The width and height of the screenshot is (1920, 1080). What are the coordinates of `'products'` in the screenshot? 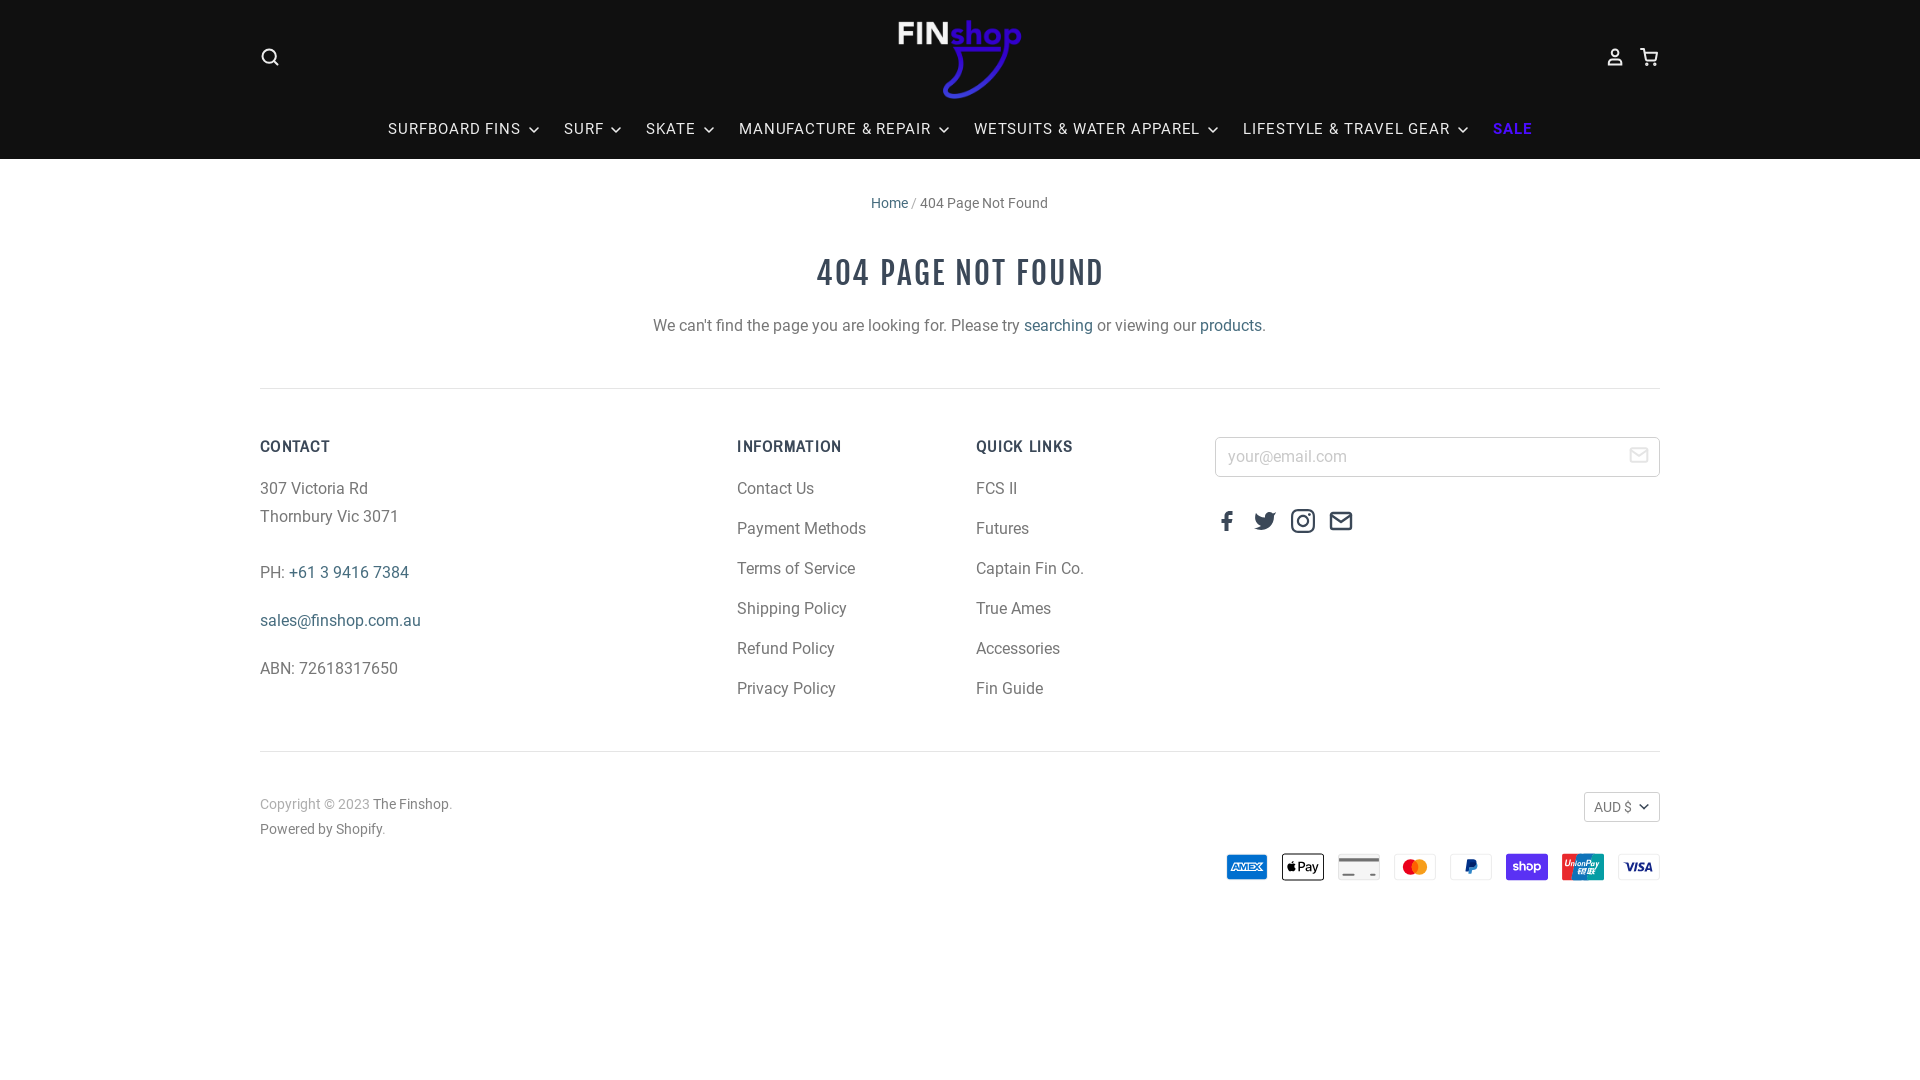 It's located at (1229, 324).